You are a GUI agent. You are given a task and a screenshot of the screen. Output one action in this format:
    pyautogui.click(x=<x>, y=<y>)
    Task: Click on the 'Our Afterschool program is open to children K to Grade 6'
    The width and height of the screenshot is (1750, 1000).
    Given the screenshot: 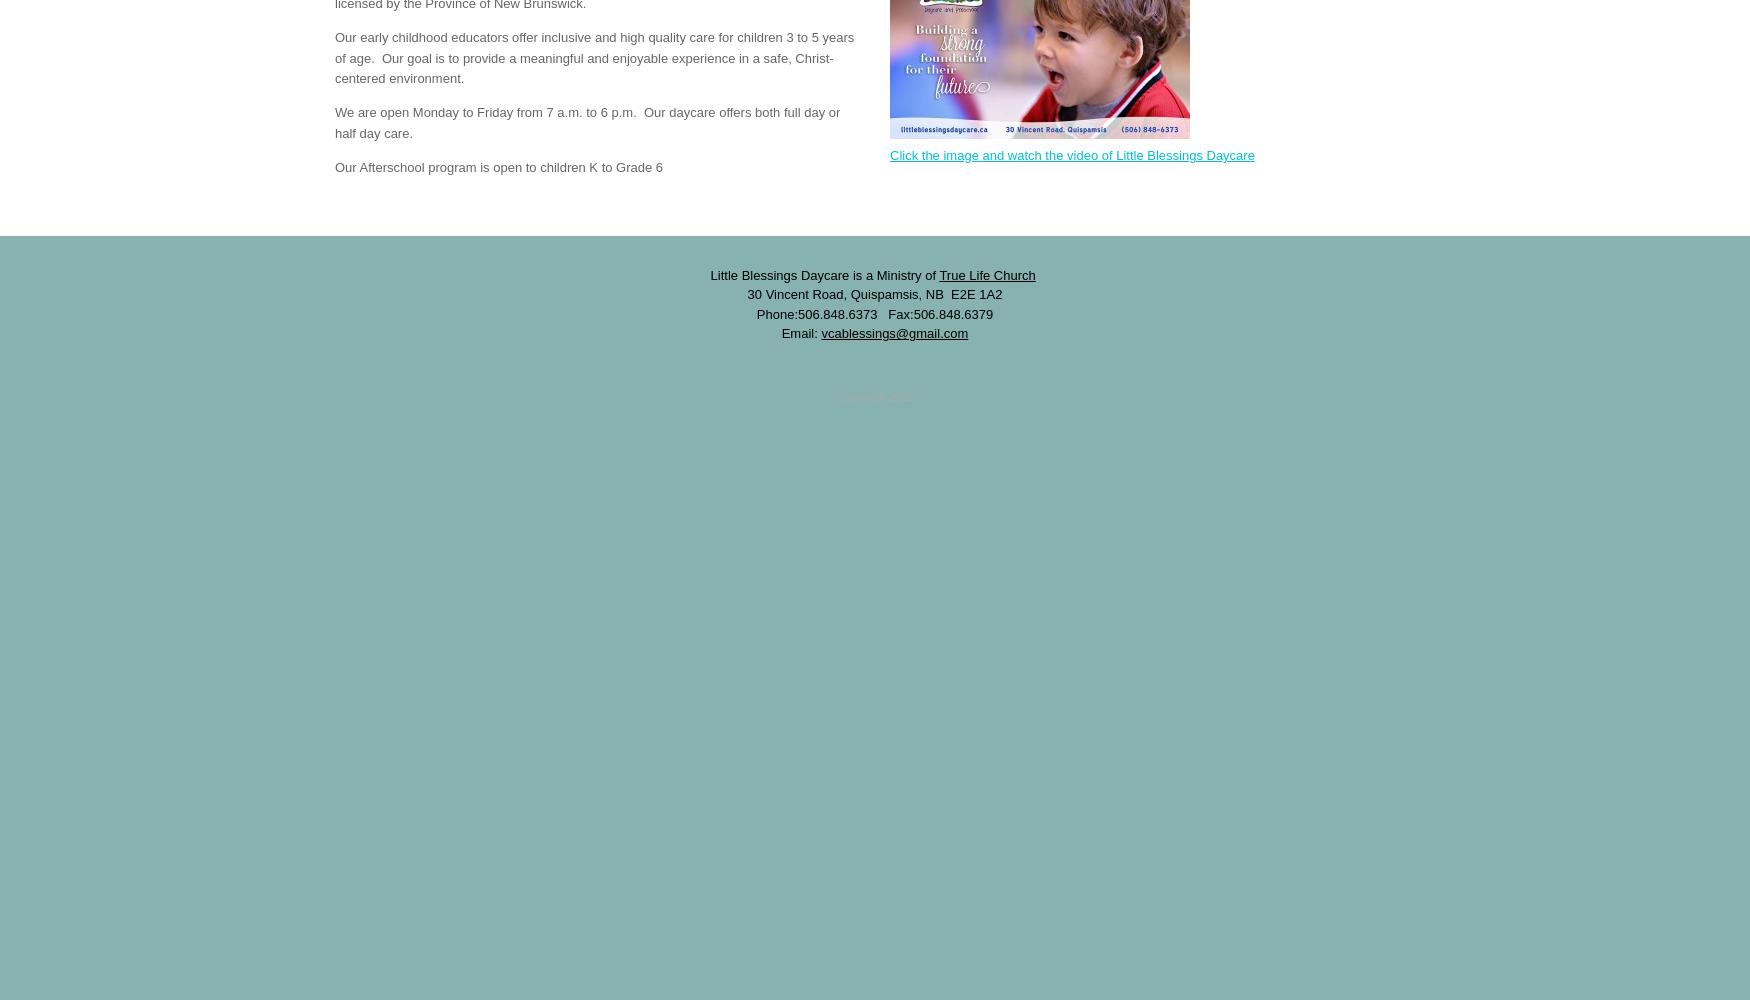 What is the action you would take?
    pyautogui.click(x=498, y=166)
    